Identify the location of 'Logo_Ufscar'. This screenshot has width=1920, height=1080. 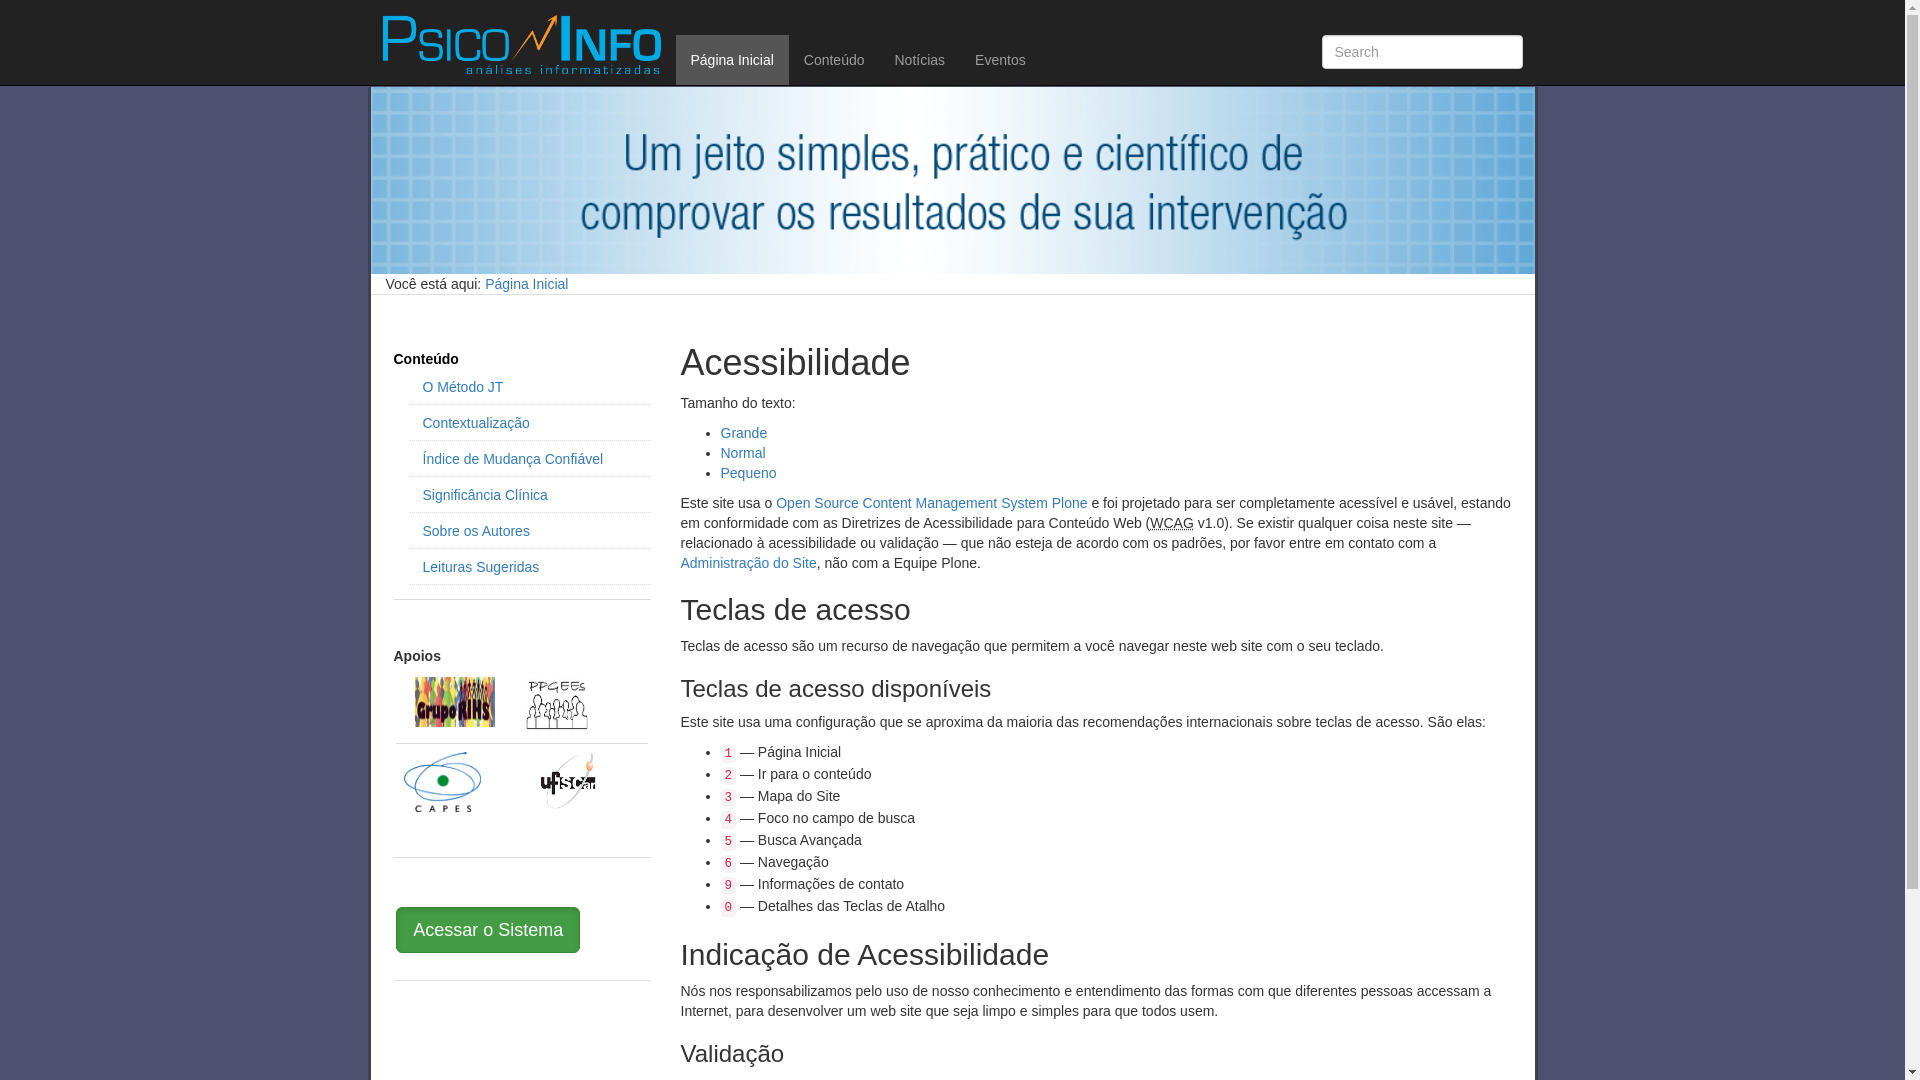
(567, 779).